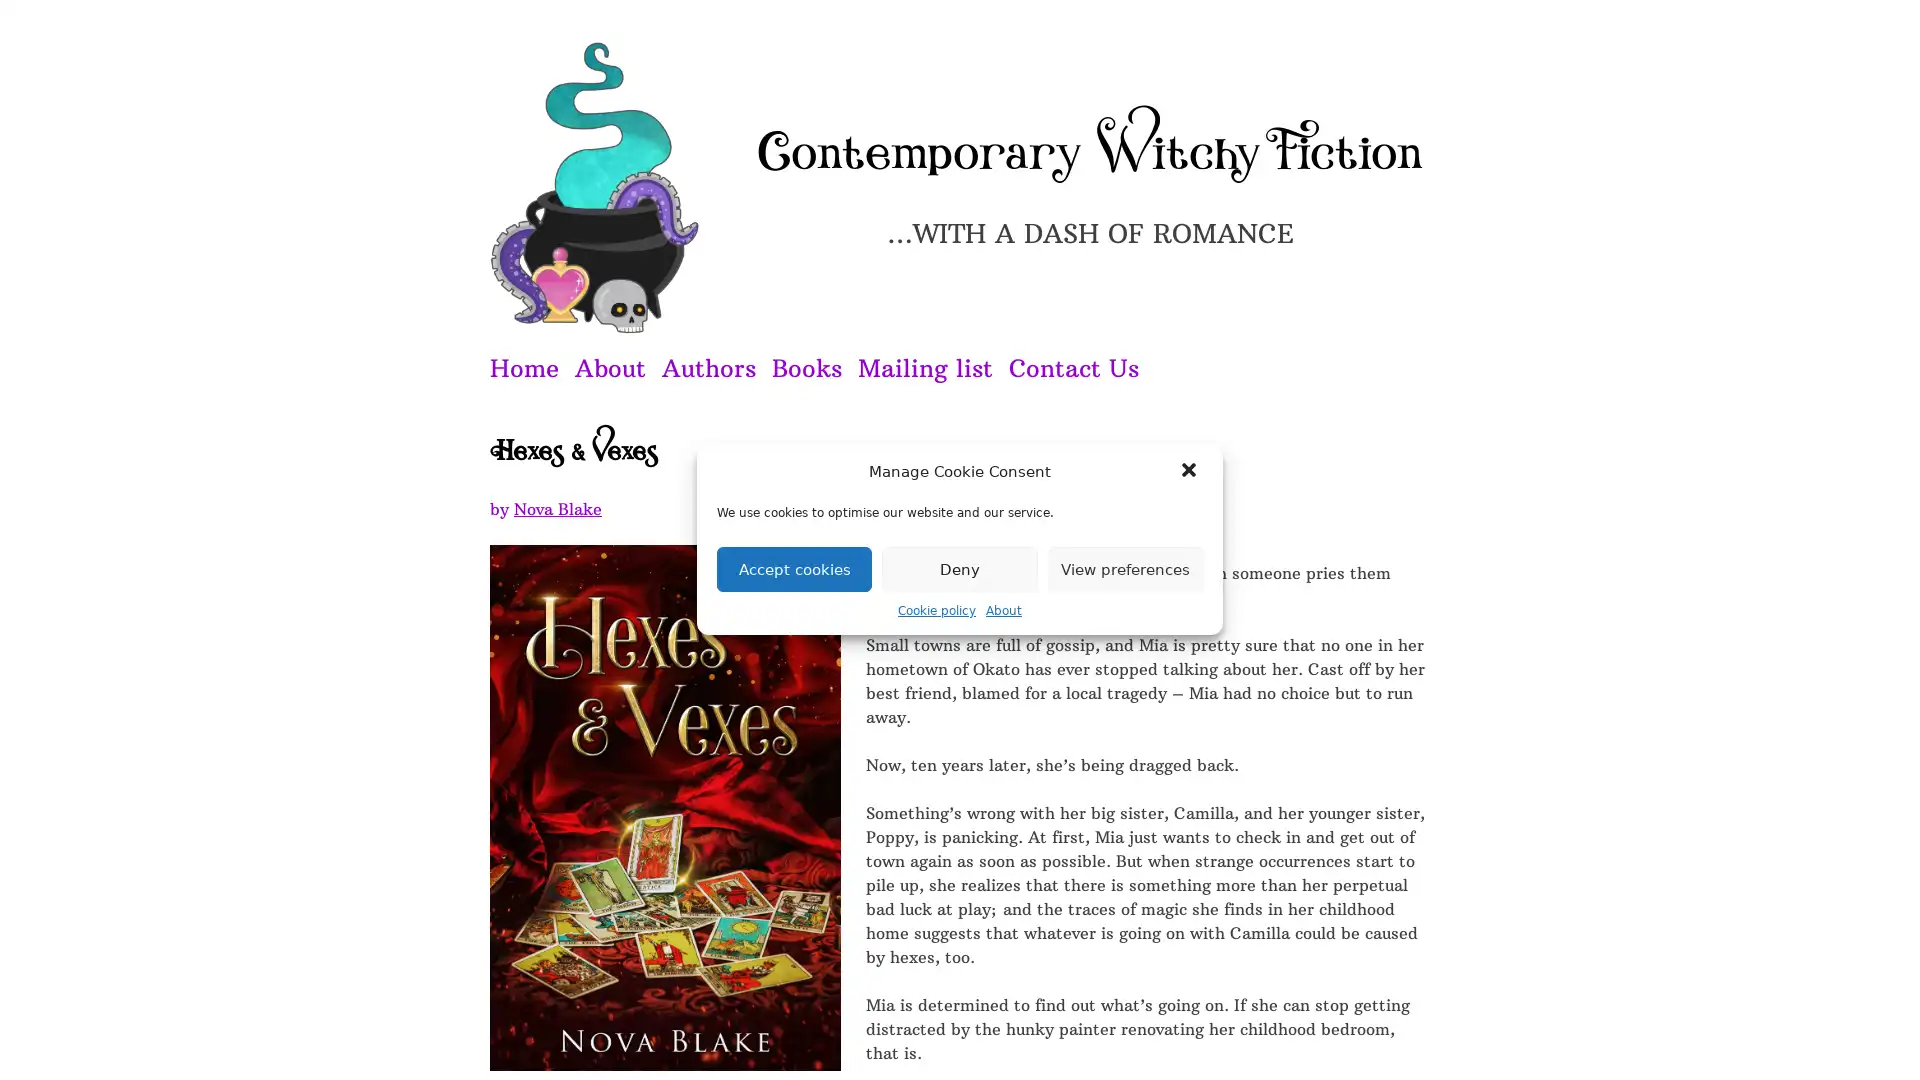 This screenshot has width=1920, height=1080. What do you see at coordinates (958, 569) in the screenshot?
I see `Deny` at bounding box center [958, 569].